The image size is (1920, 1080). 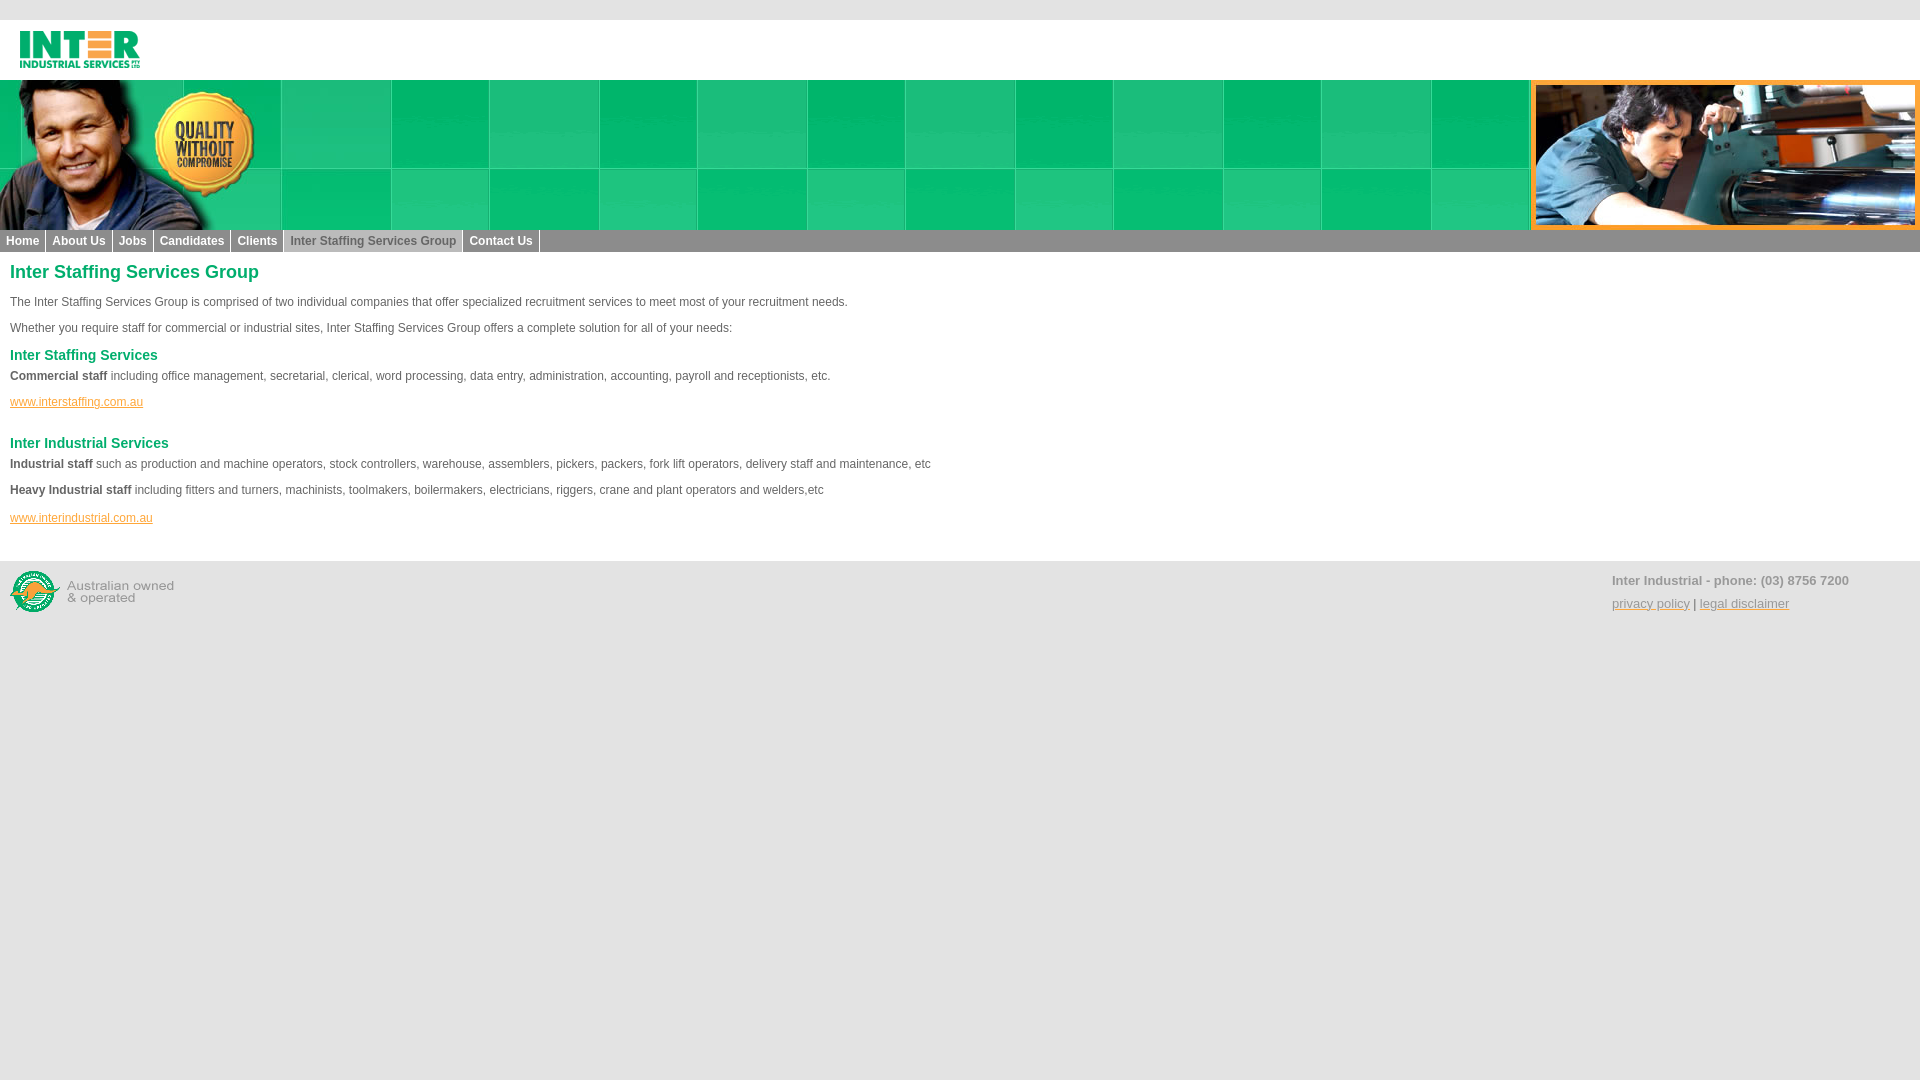 What do you see at coordinates (46, 239) in the screenshot?
I see `'About Us'` at bounding box center [46, 239].